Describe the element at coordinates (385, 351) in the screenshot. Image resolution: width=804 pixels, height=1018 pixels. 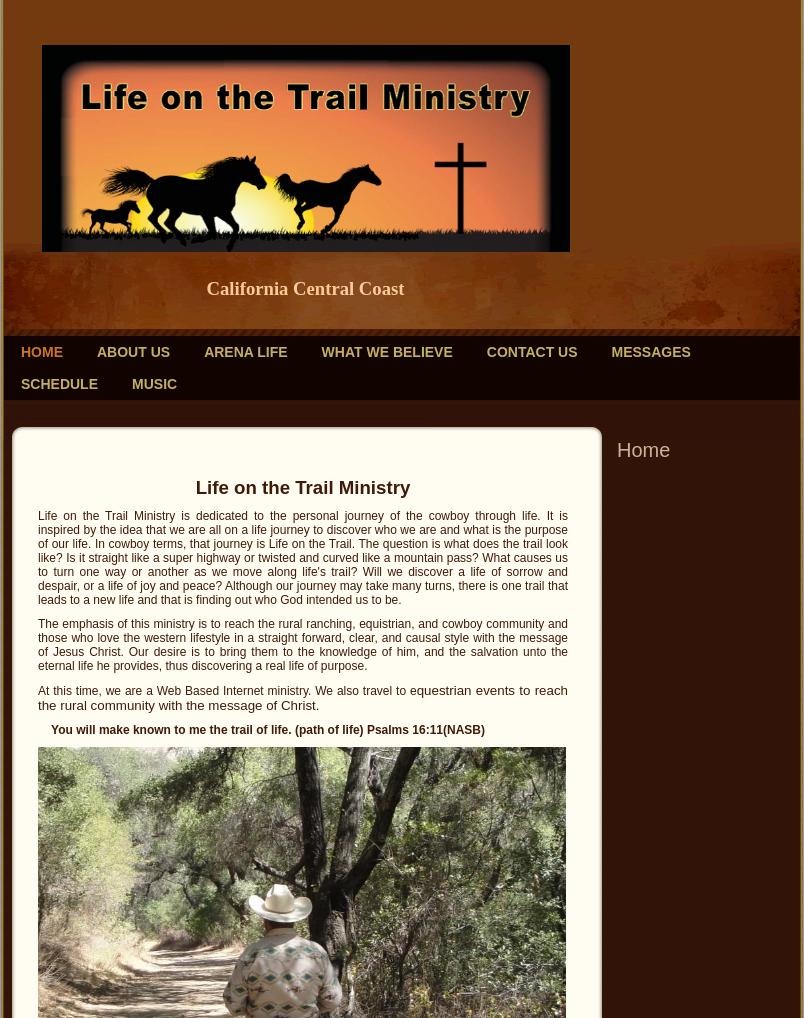
I see `'What we Believe'` at that location.